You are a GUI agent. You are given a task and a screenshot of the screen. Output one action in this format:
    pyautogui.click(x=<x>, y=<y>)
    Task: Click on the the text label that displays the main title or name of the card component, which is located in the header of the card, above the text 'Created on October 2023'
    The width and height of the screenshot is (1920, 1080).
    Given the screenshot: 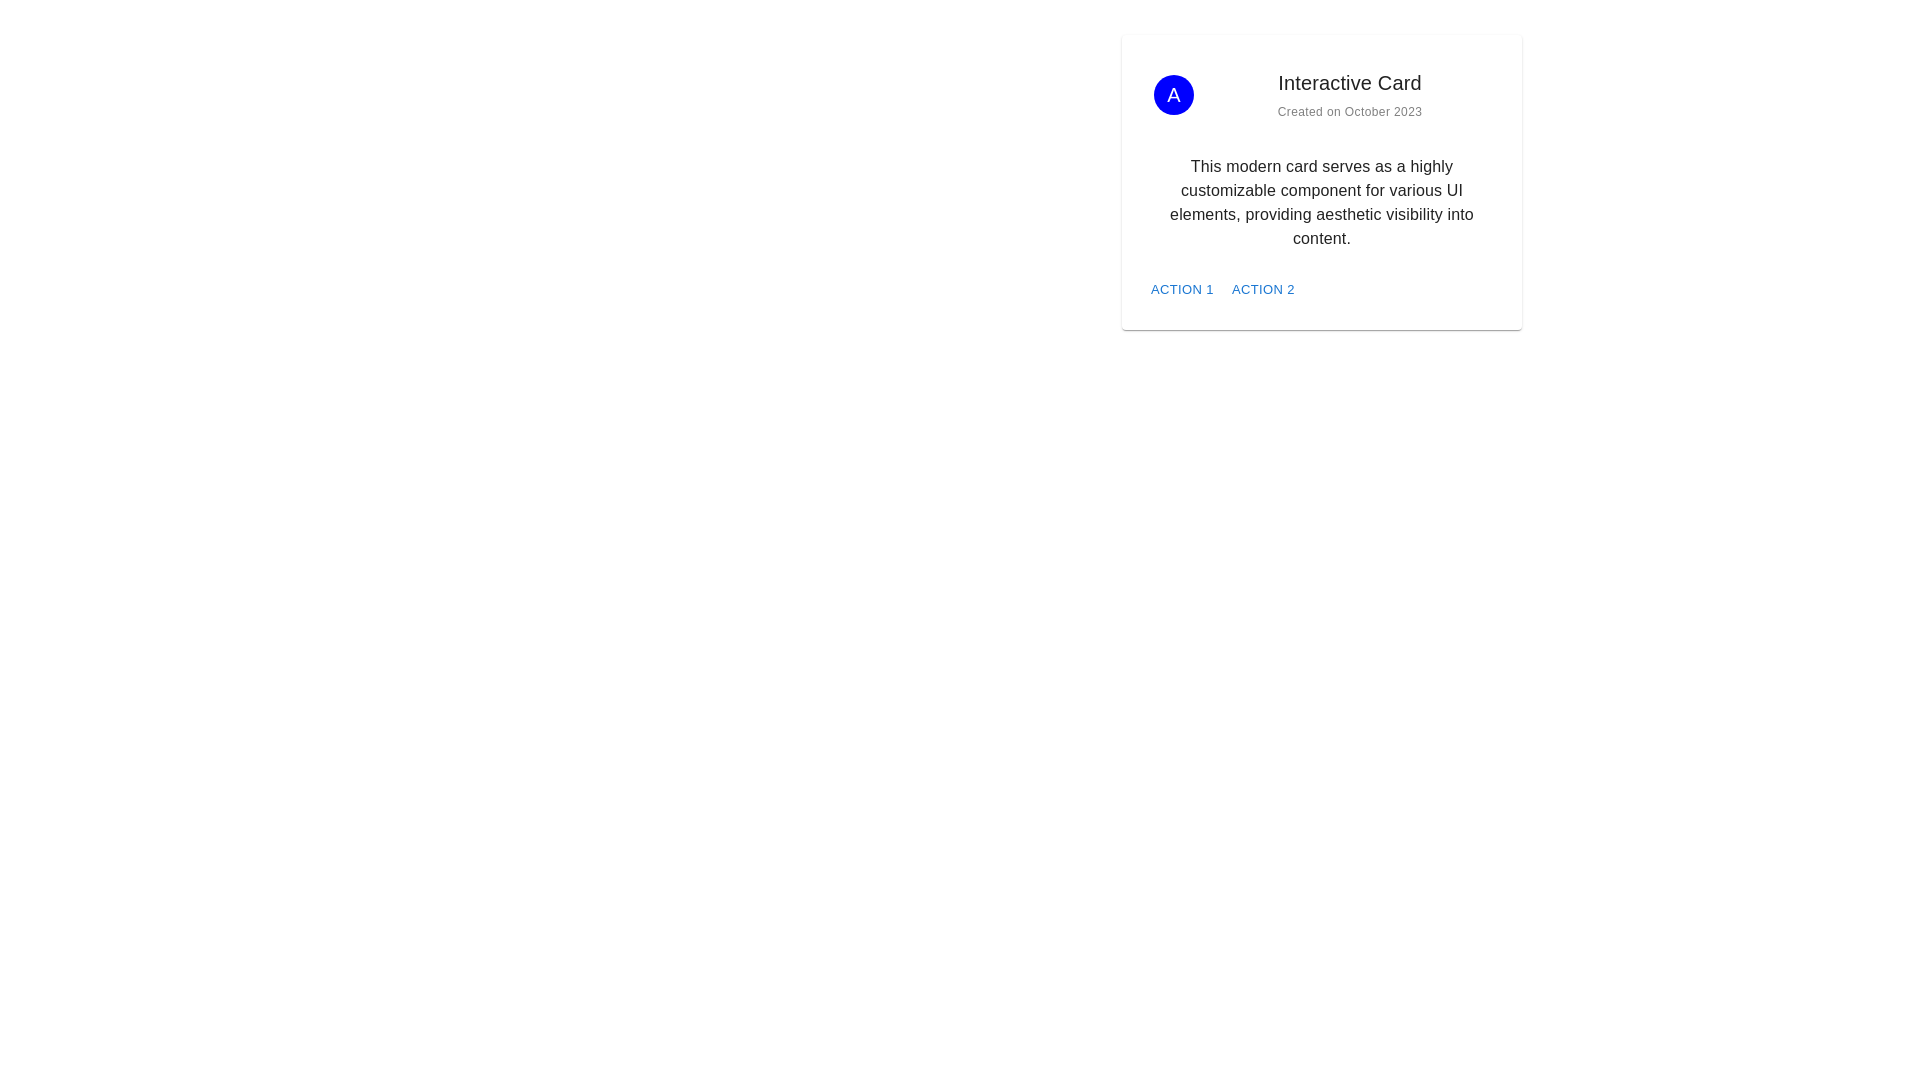 What is the action you would take?
    pyautogui.click(x=1349, y=82)
    